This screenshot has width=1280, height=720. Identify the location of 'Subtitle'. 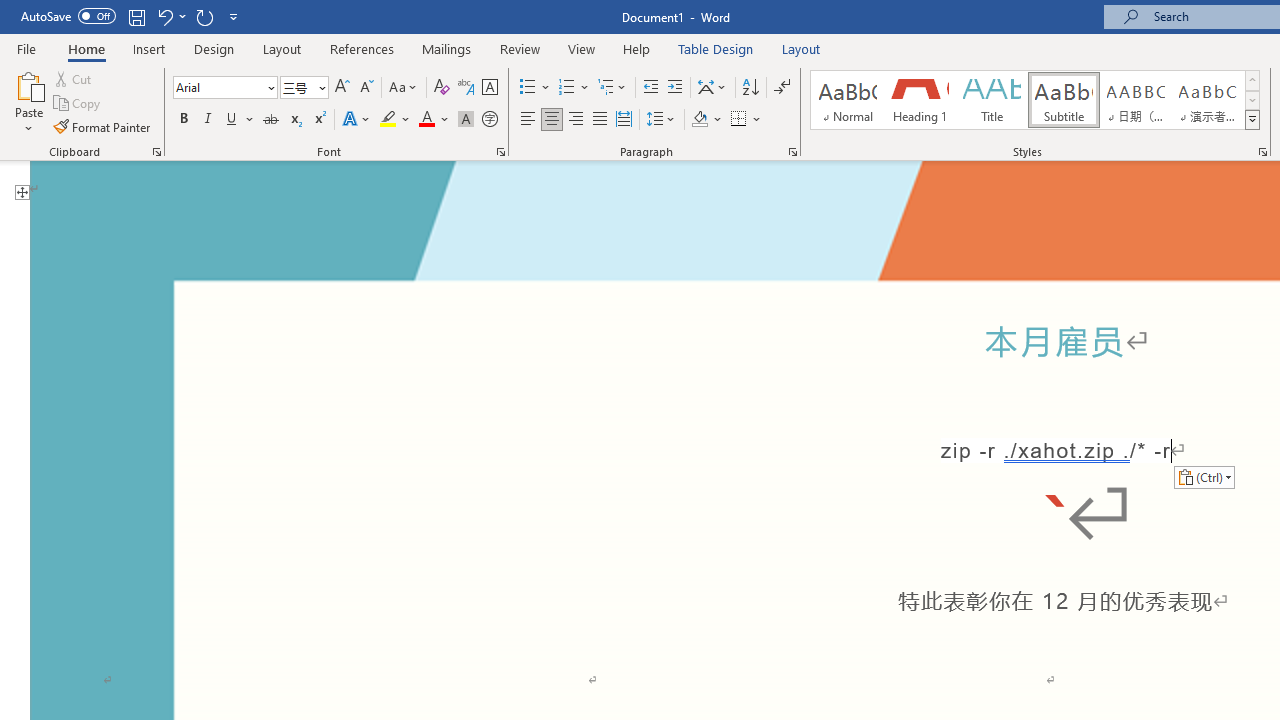
(1062, 100).